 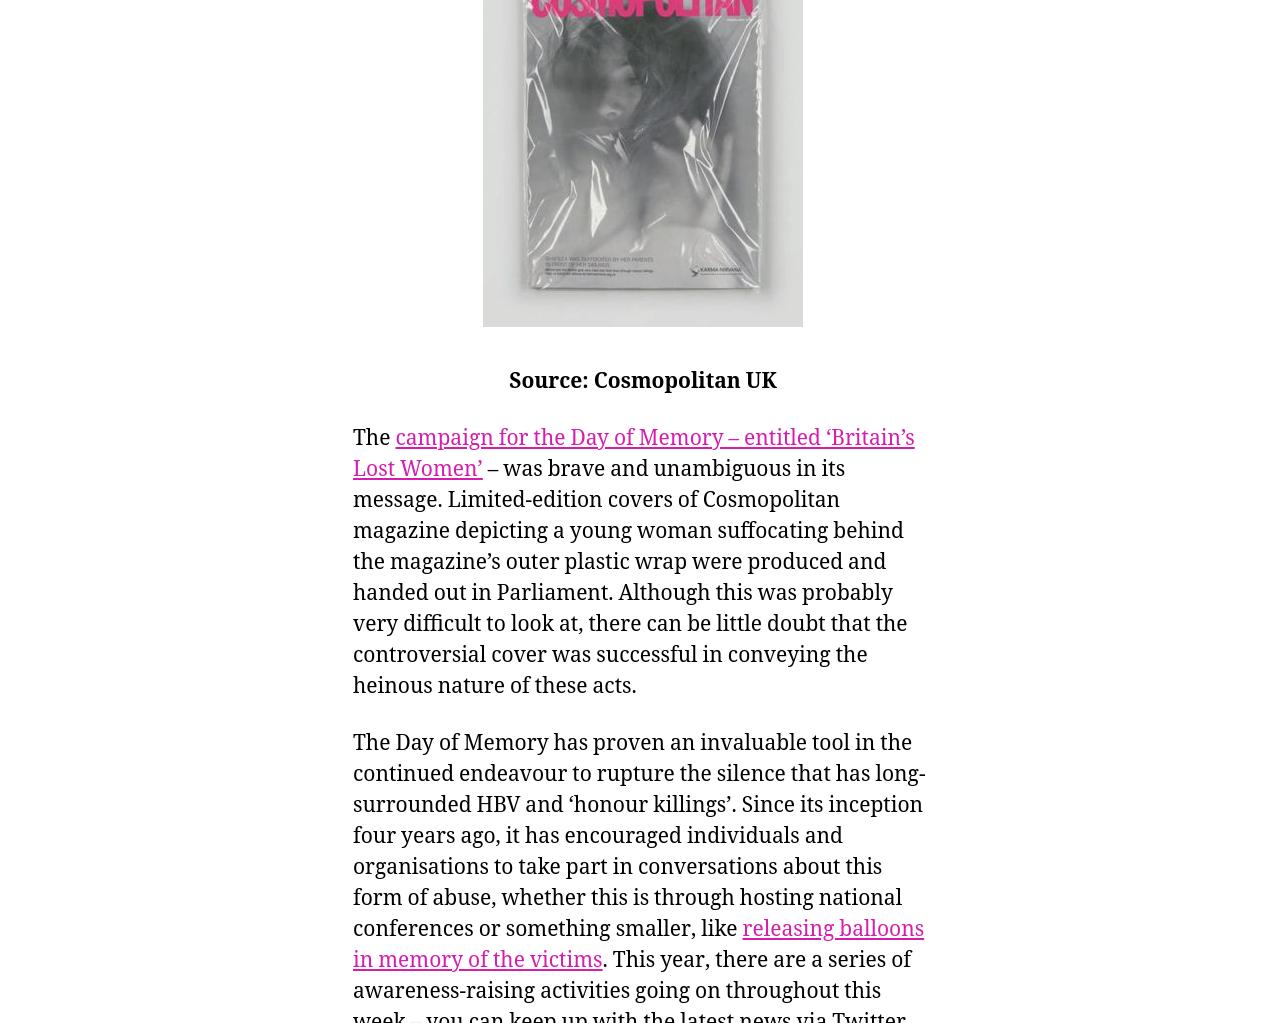 I want to click on 'Uncategorized', so click(x=117, y=12).